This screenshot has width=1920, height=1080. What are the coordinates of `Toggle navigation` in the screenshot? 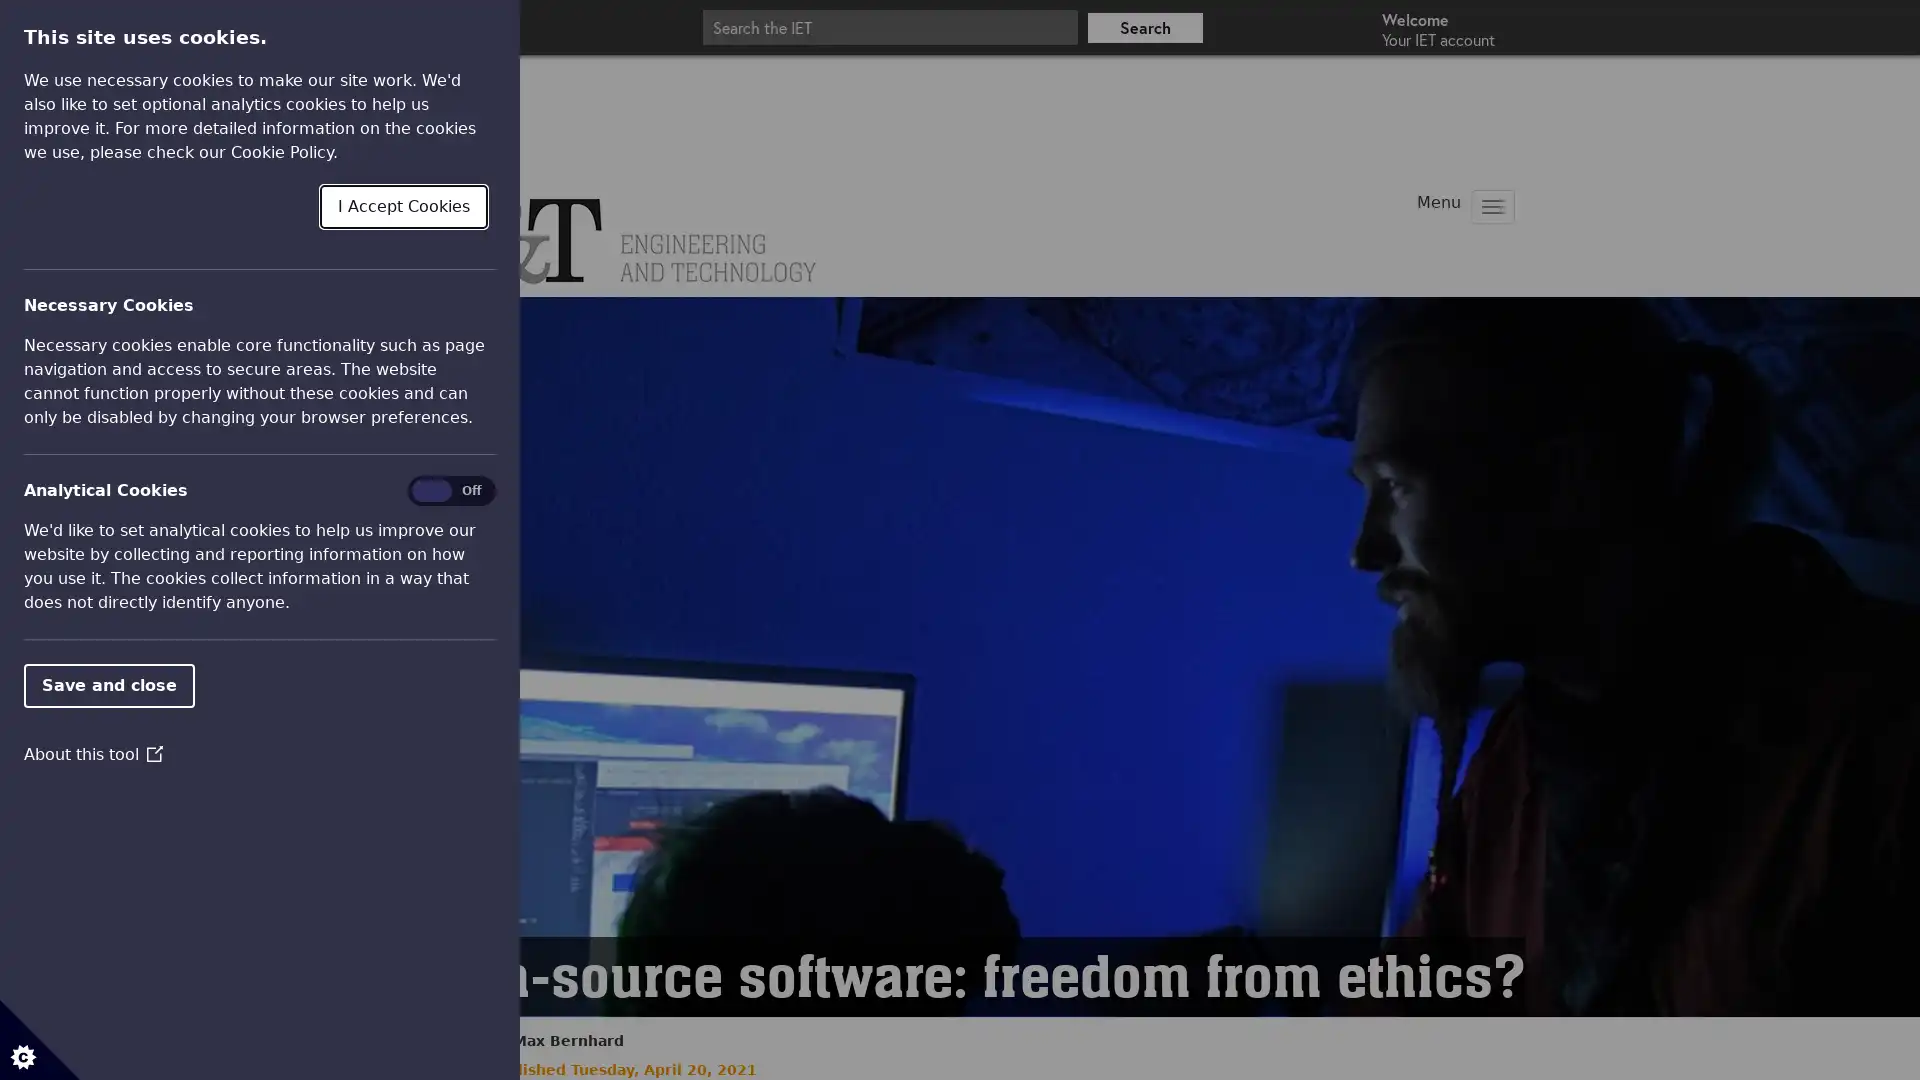 It's located at (1492, 207).